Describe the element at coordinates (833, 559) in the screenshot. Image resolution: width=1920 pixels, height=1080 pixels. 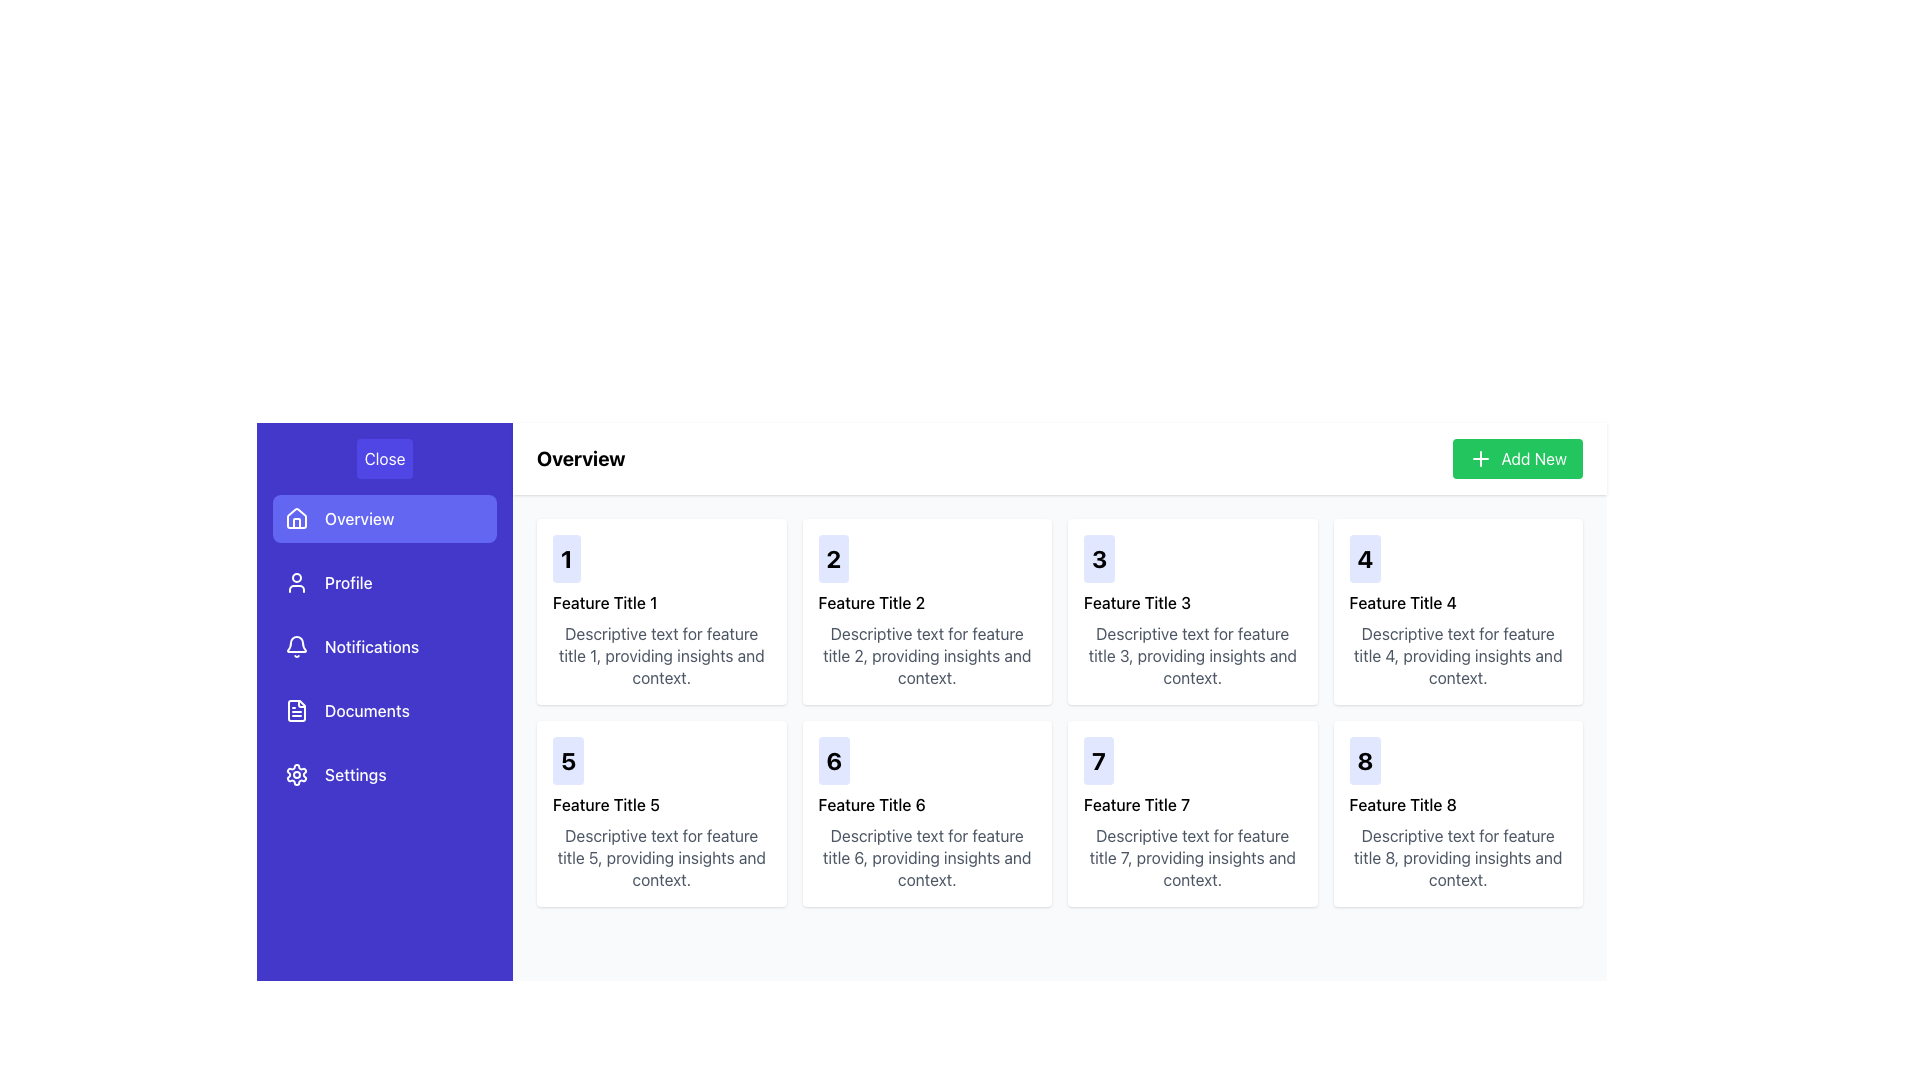
I see `the static text element that designates the index of the respective feature tile in the grid, located at the top-left corner of the second feature tile in the second column of the first row` at that location.